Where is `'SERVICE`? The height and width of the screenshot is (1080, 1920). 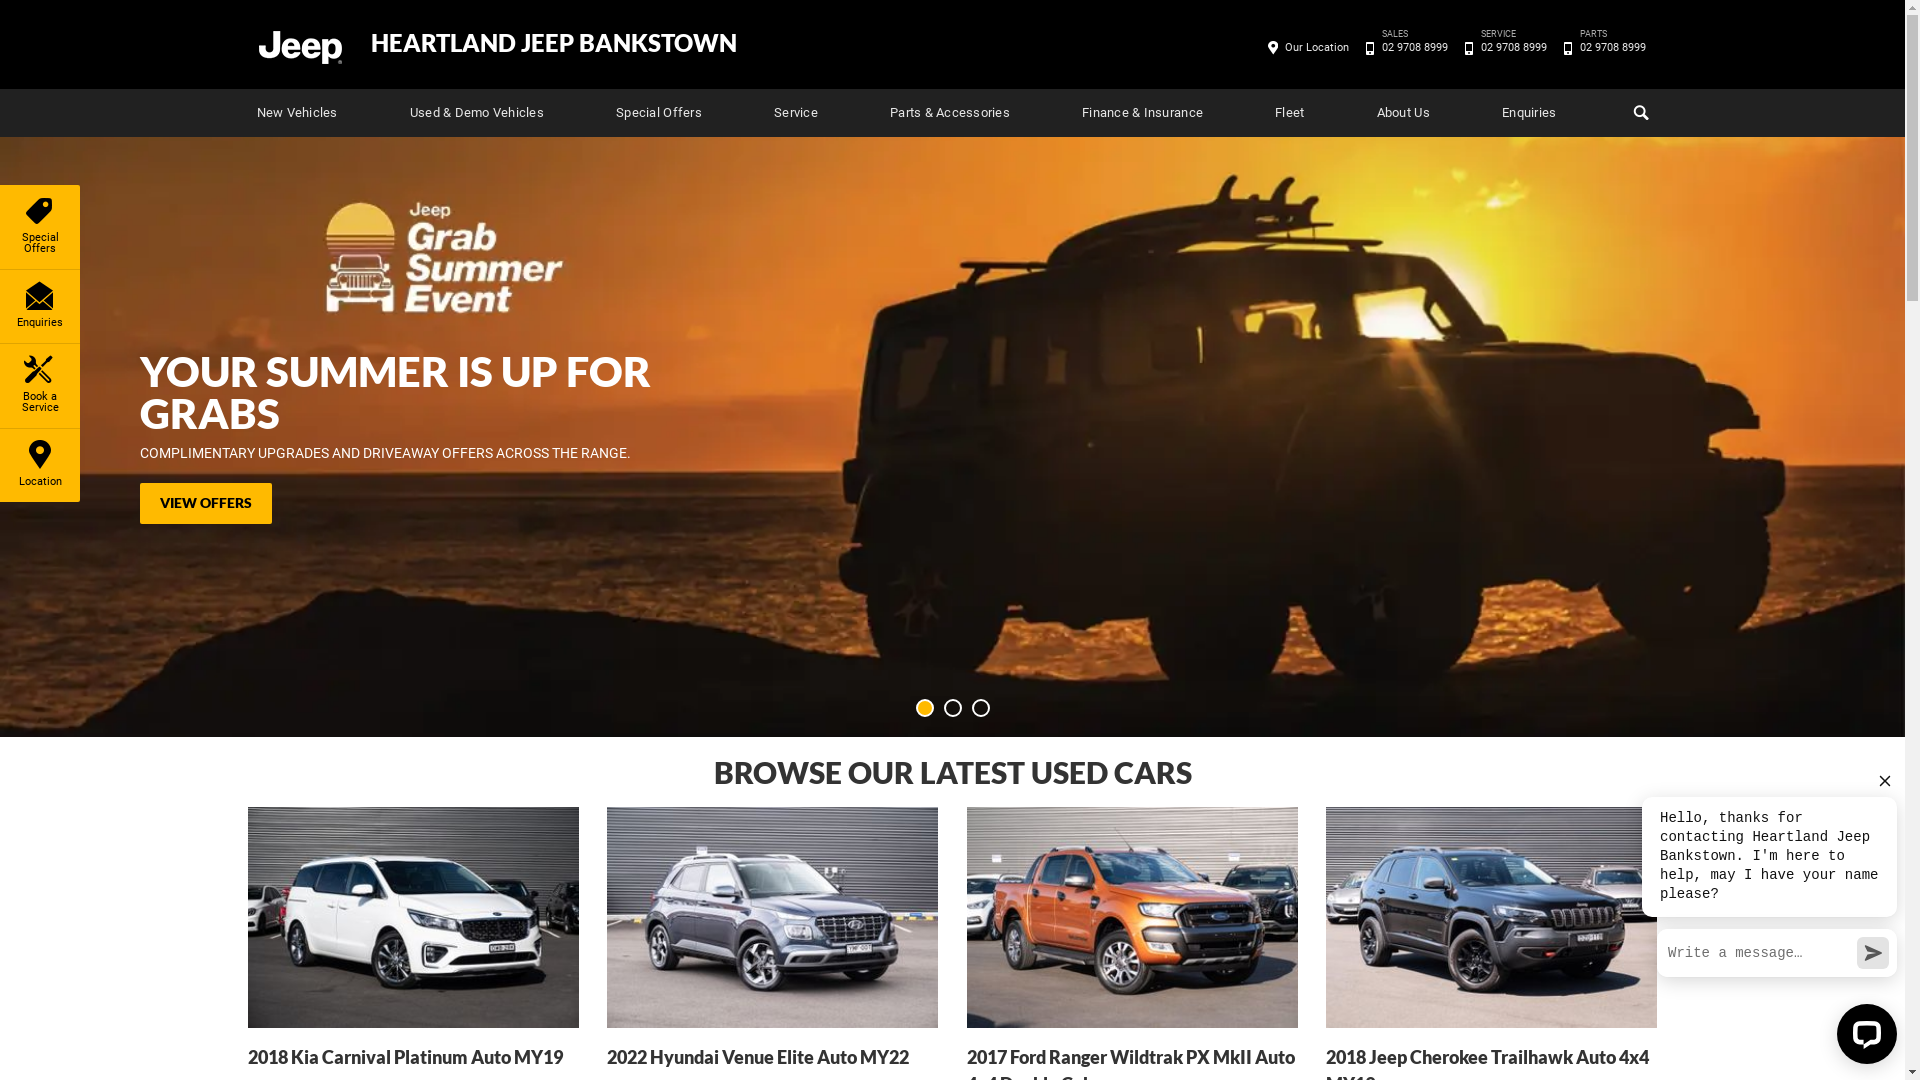 'SERVICE is located at coordinates (1513, 46).